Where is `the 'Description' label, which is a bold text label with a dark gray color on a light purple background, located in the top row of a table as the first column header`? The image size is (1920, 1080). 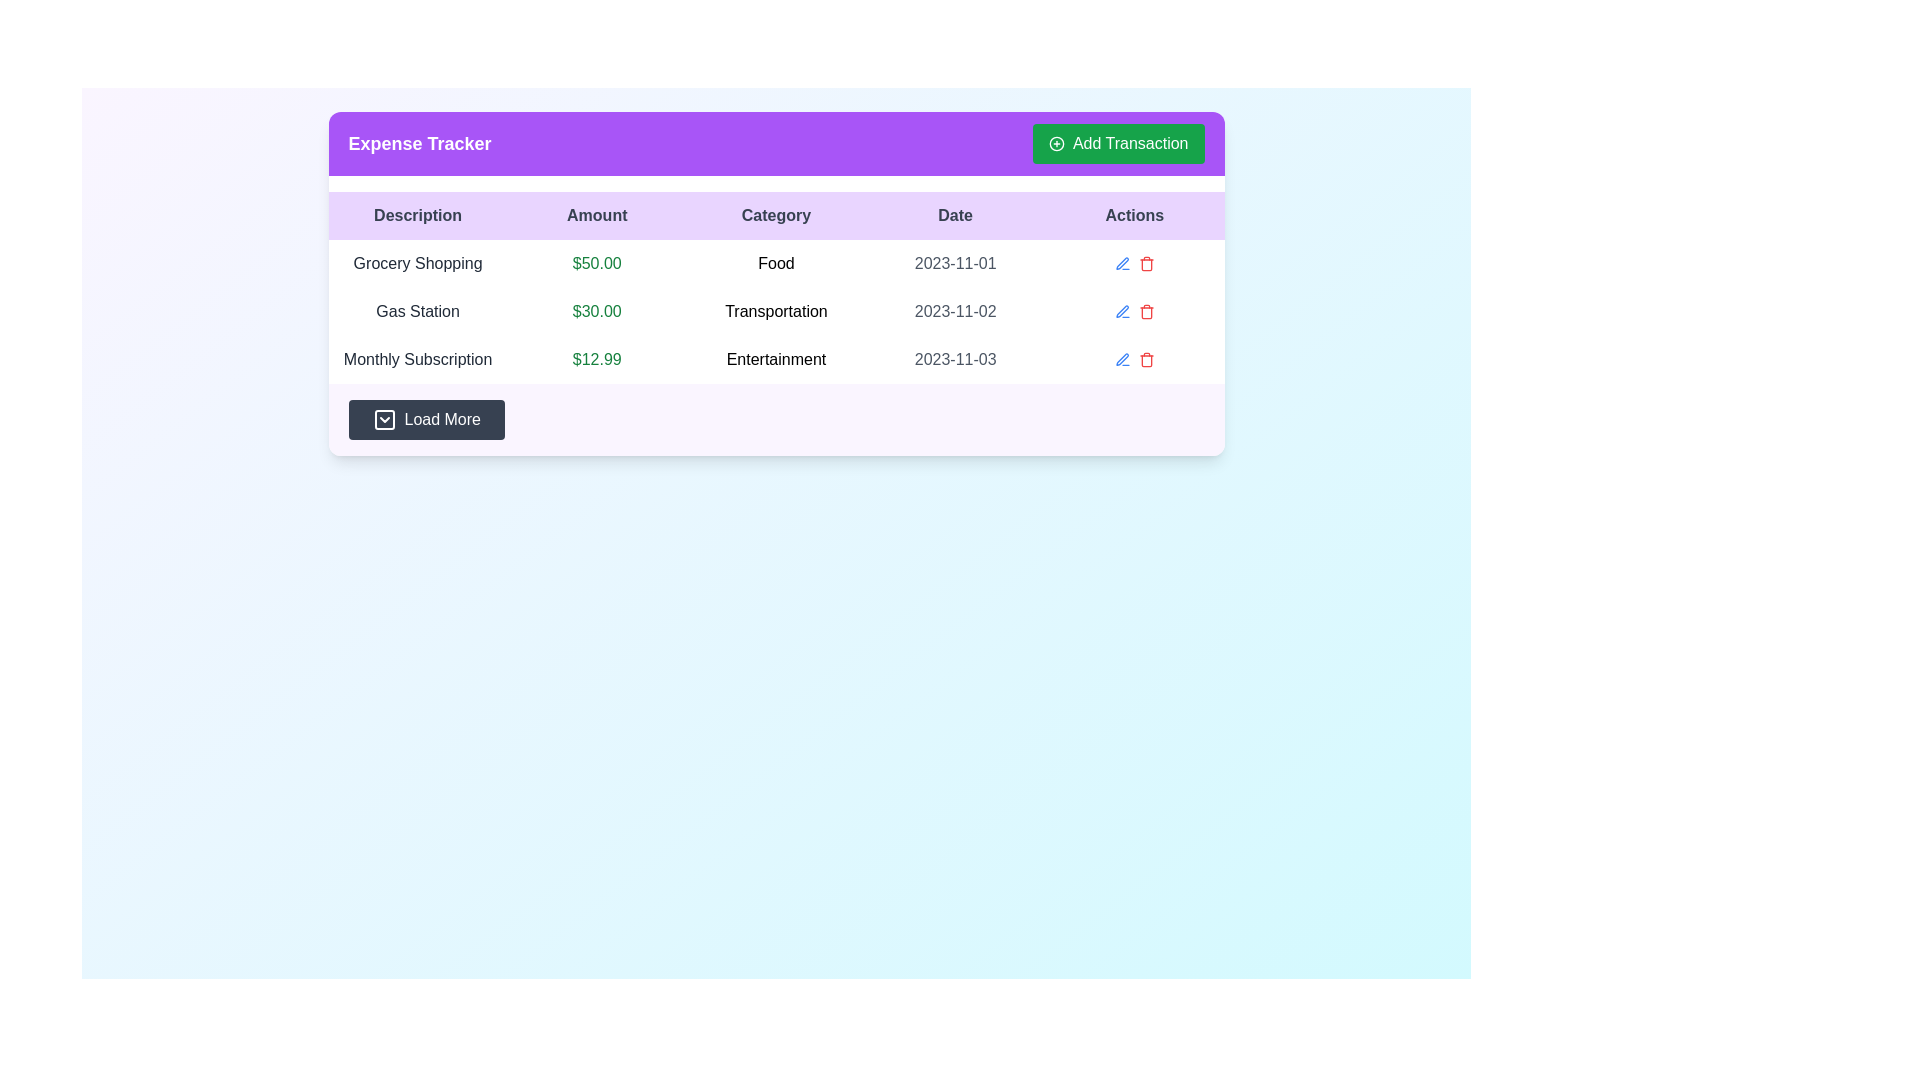 the 'Description' label, which is a bold text label with a dark gray color on a light purple background, located in the top row of a table as the first column header is located at coordinates (417, 216).